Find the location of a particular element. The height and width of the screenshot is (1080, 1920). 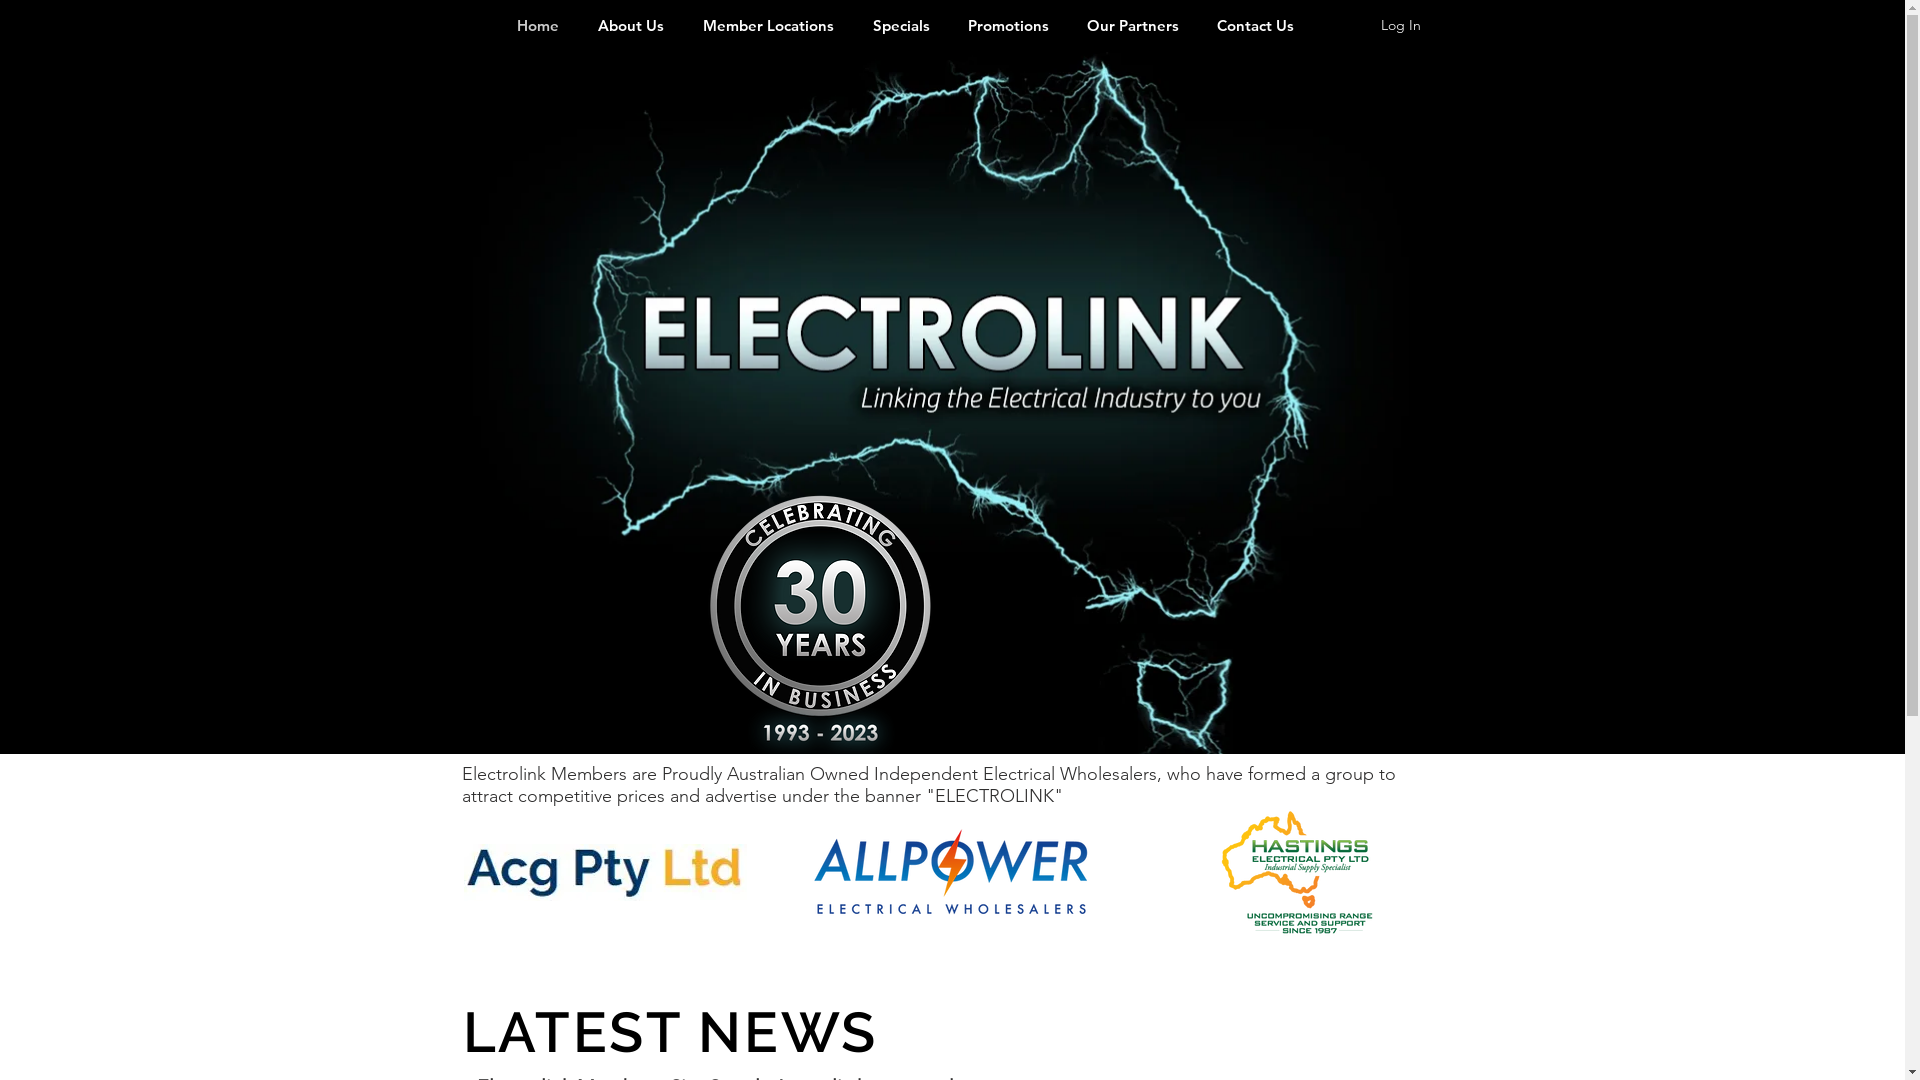

'Our Partners' is located at coordinates (1067, 25).